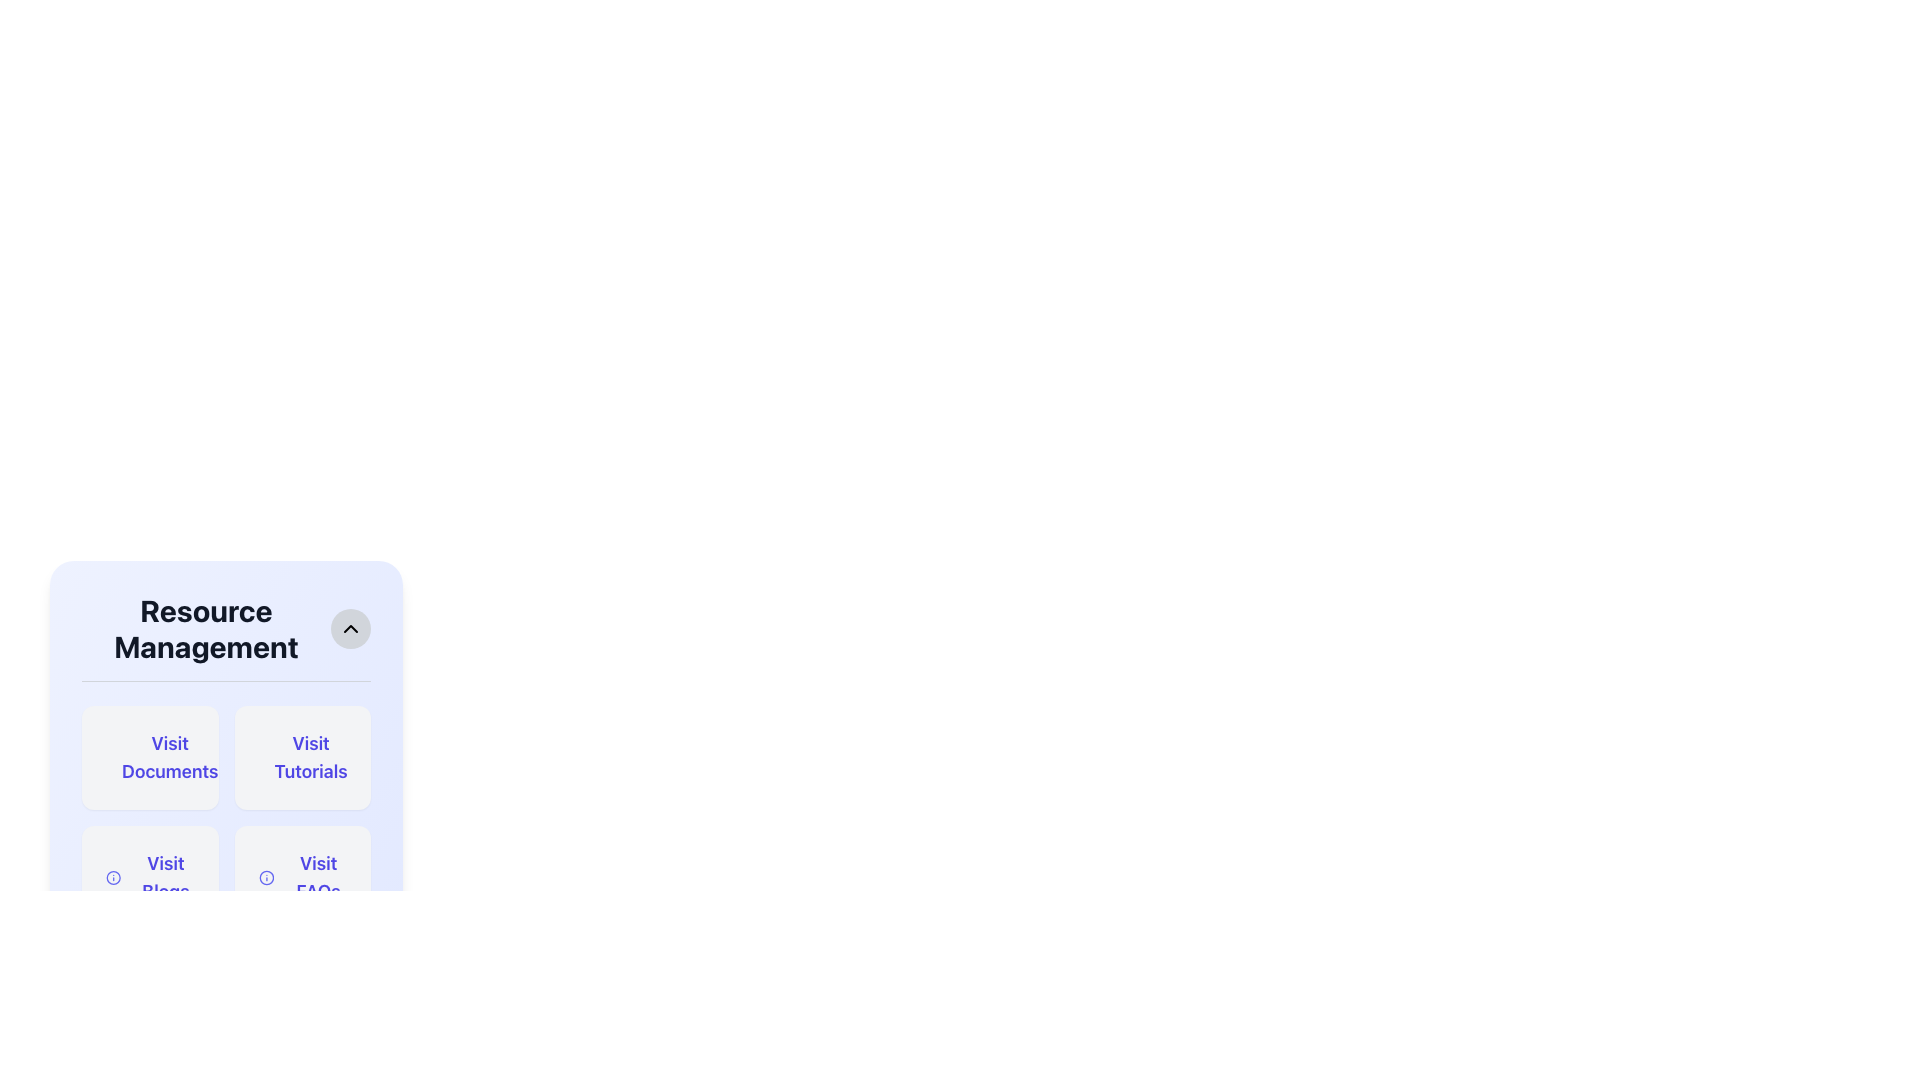  I want to click on the circular button with a light gray background and a black chevron icon pointing upwards, located next to the text 'Resource Management', so click(350, 627).